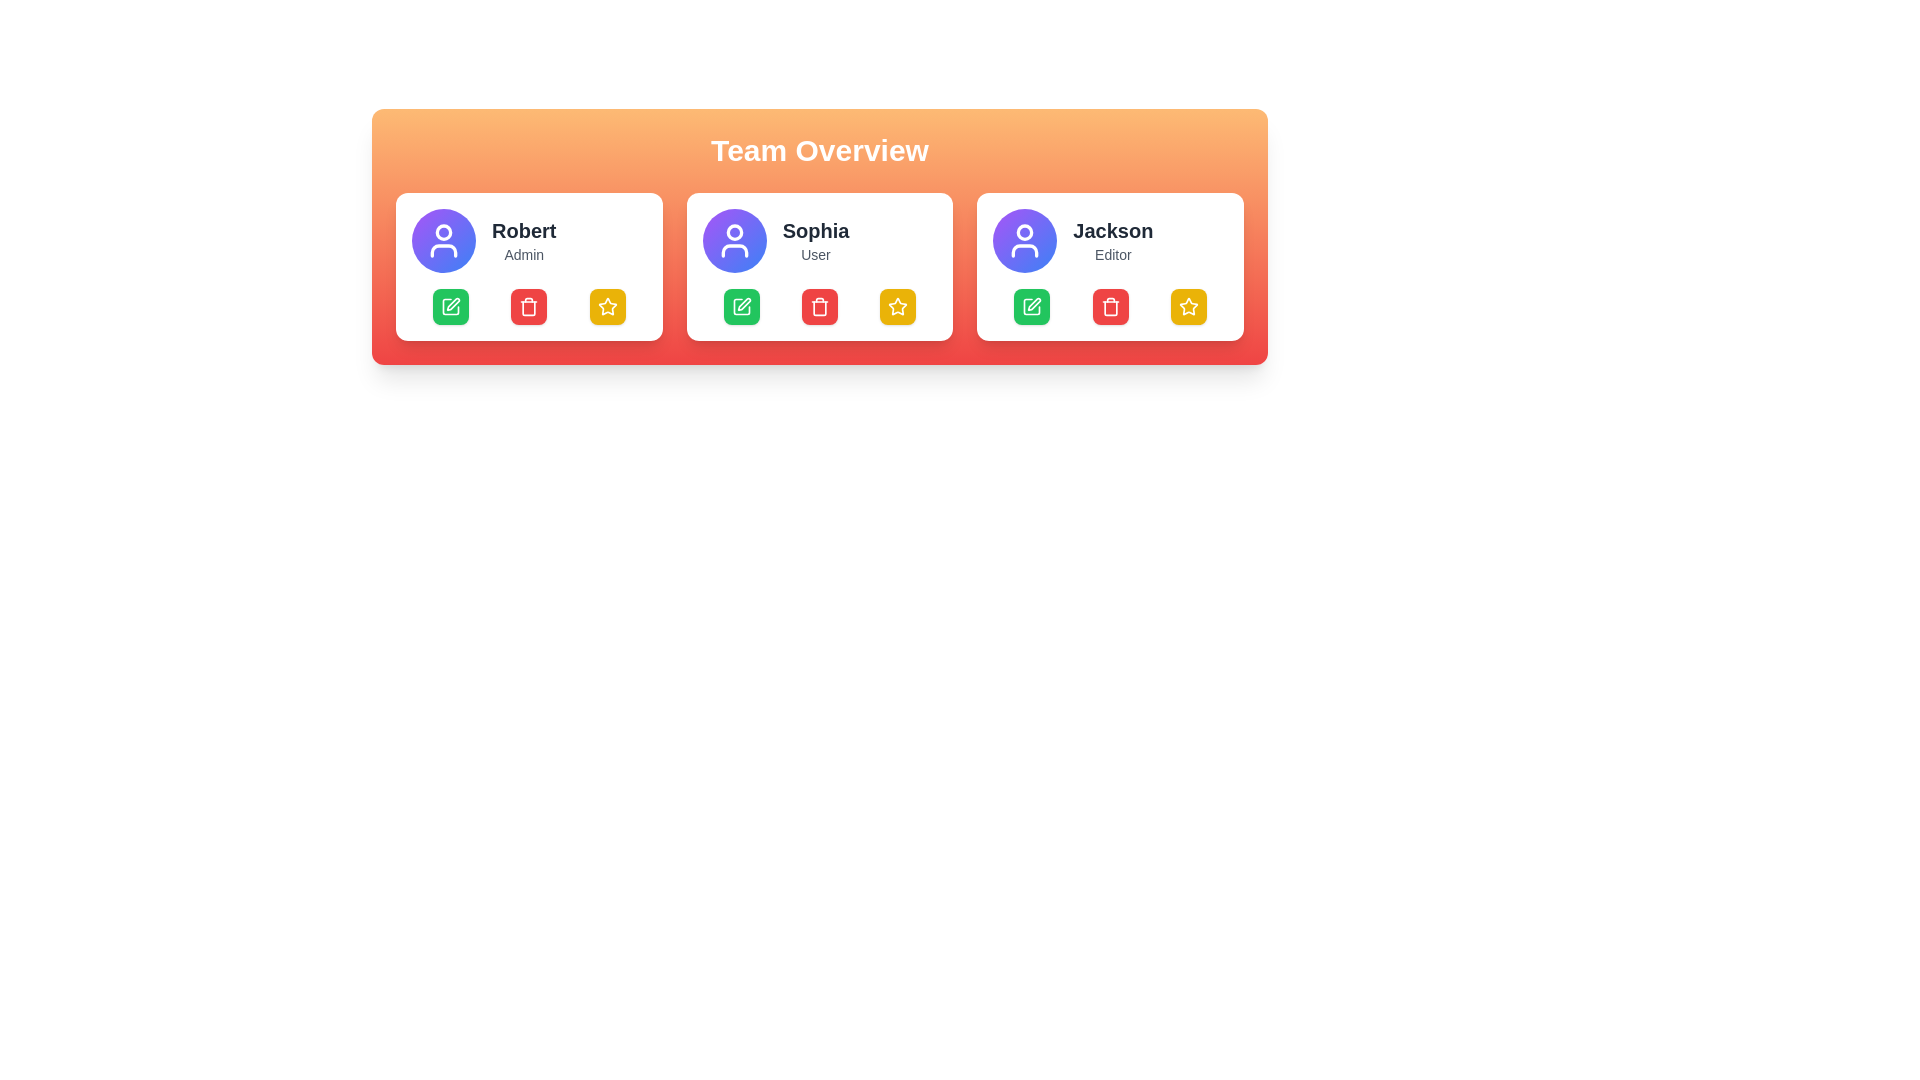 The image size is (1920, 1080). I want to click on the golden-yellow star icon in the bottom-right corner of the card for 'Jackson', so click(1188, 307).